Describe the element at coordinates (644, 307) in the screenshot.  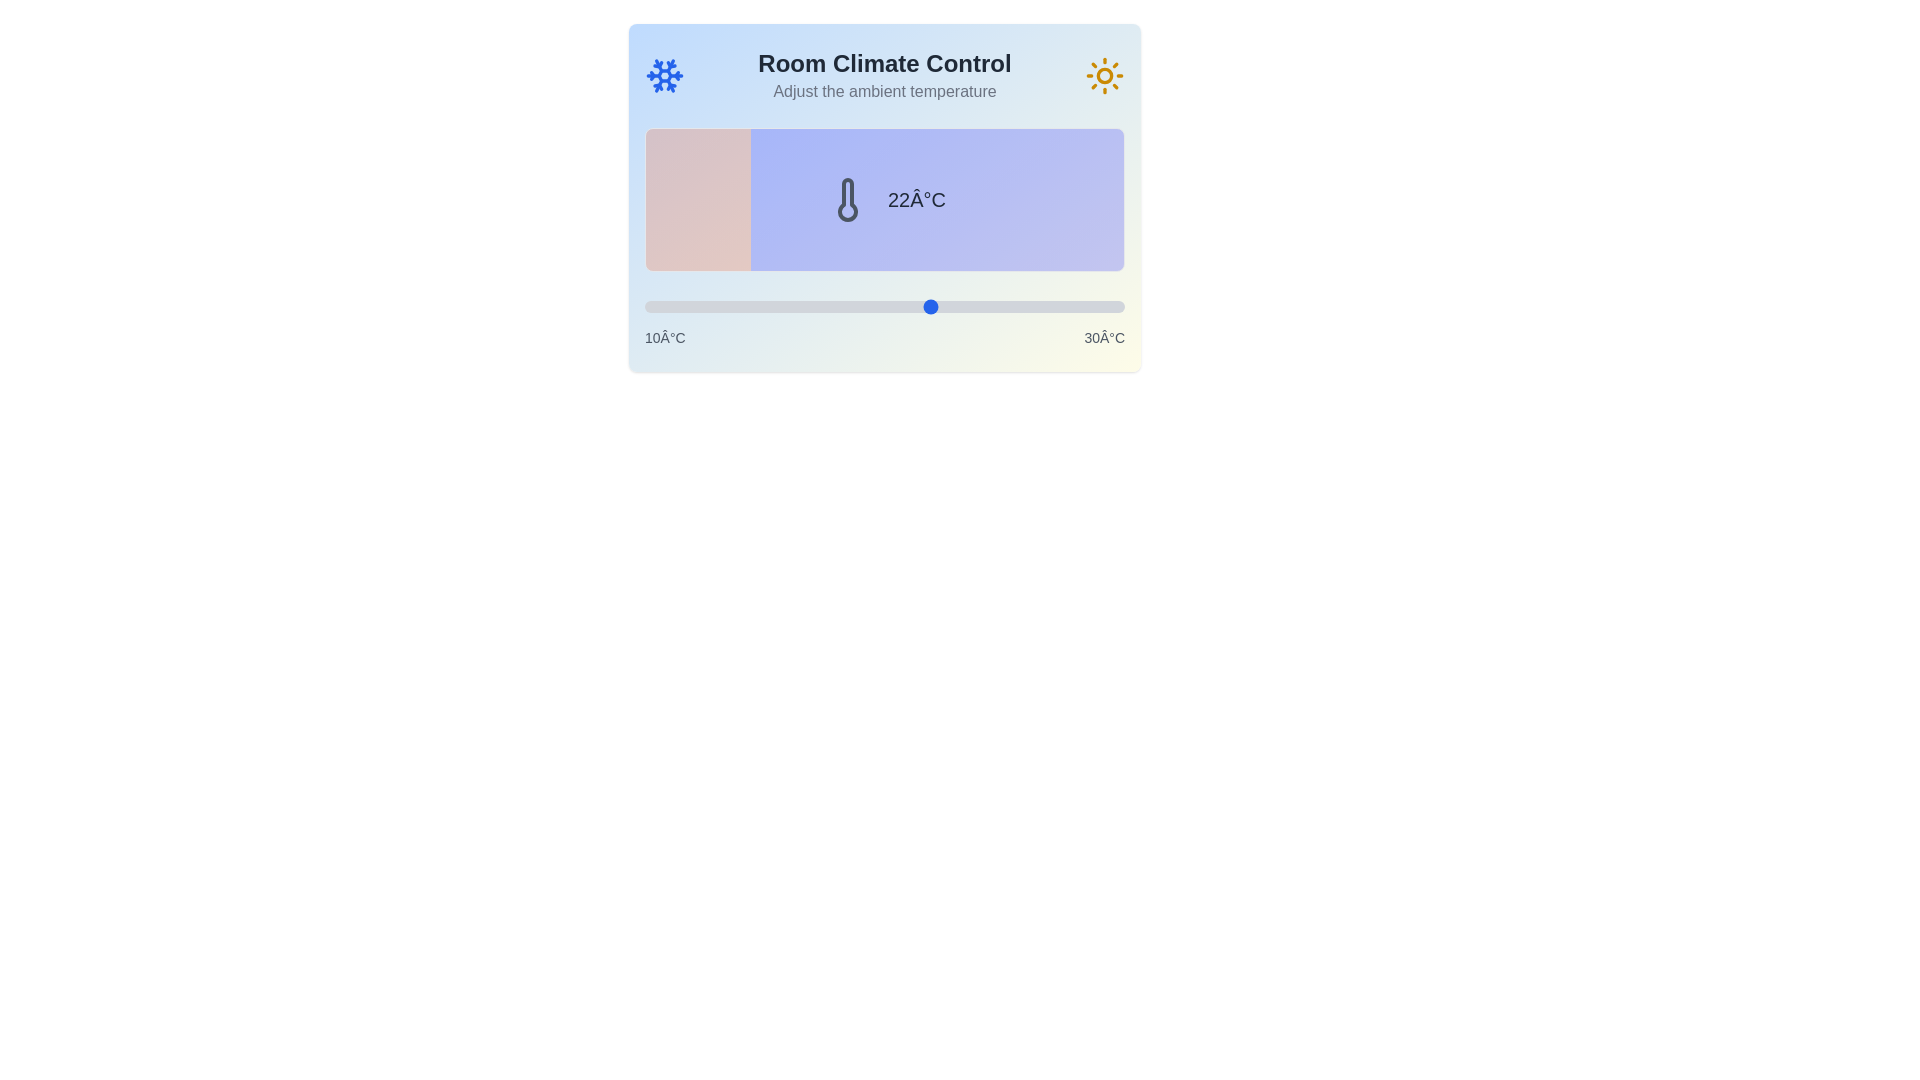
I see `the temperature slider to set the temperature to 10°C` at that location.